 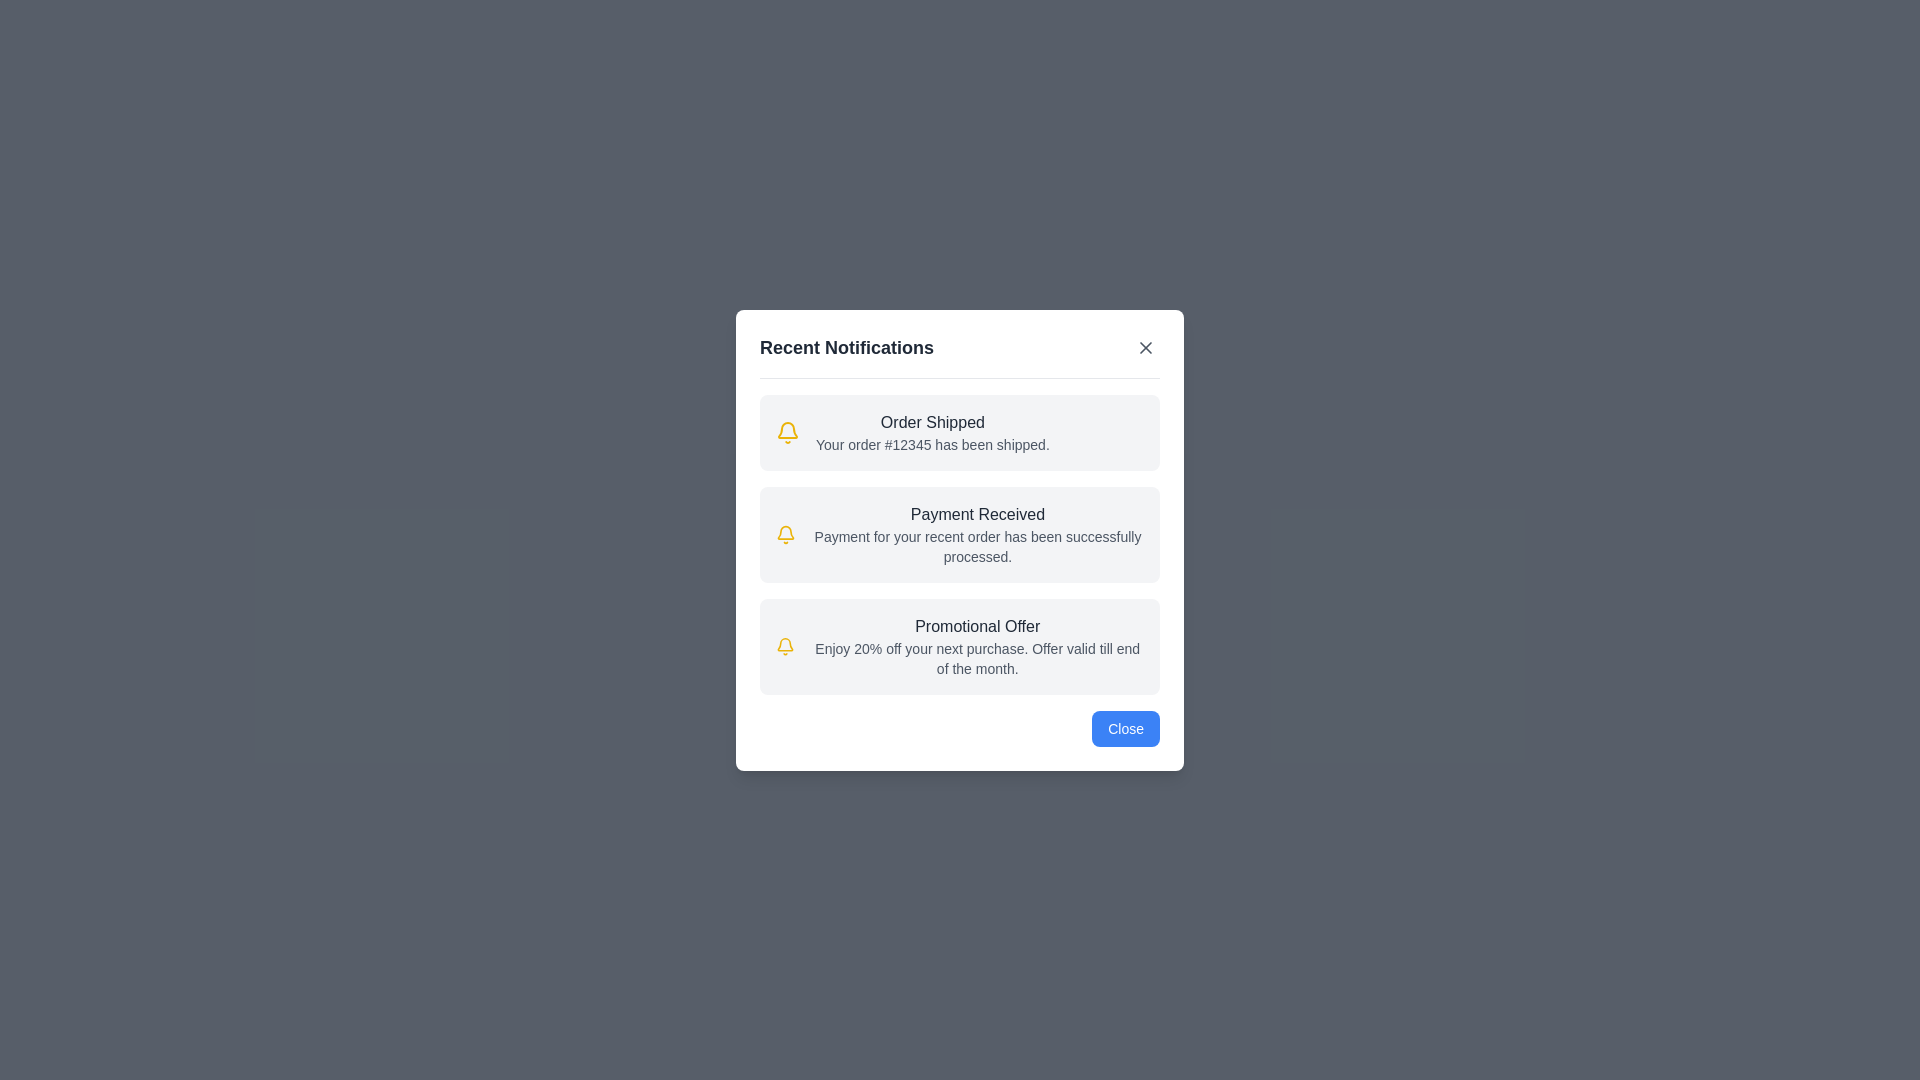 What do you see at coordinates (1126, 728) in the screenshot?
I see `the 'Close' button to dismiss the dialog` at bounding box center [1126, 728].